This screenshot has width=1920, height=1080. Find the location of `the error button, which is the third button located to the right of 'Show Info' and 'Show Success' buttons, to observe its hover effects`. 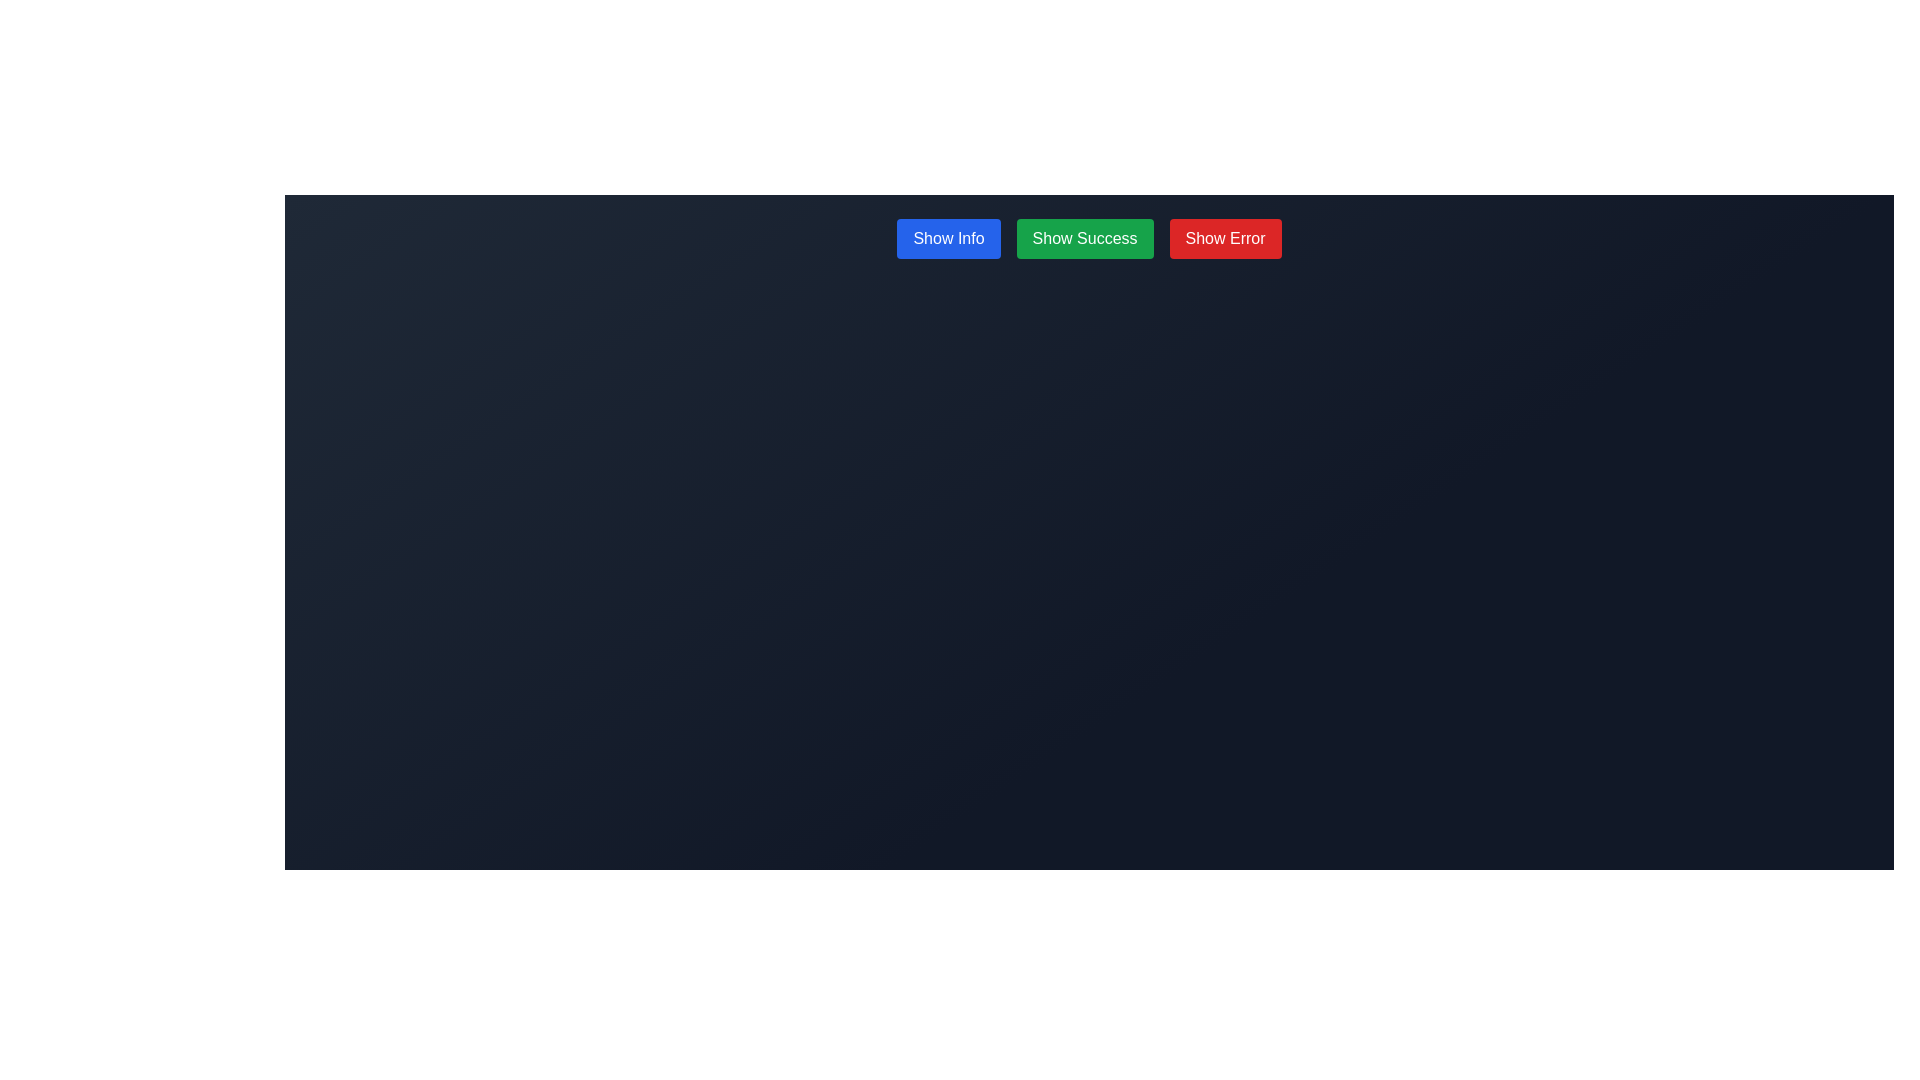

the error button, which is the third button located to the right of 'Show Info' and 'Show Success' buttons, to observe its hover effects is located at coordinates (1224, 238).